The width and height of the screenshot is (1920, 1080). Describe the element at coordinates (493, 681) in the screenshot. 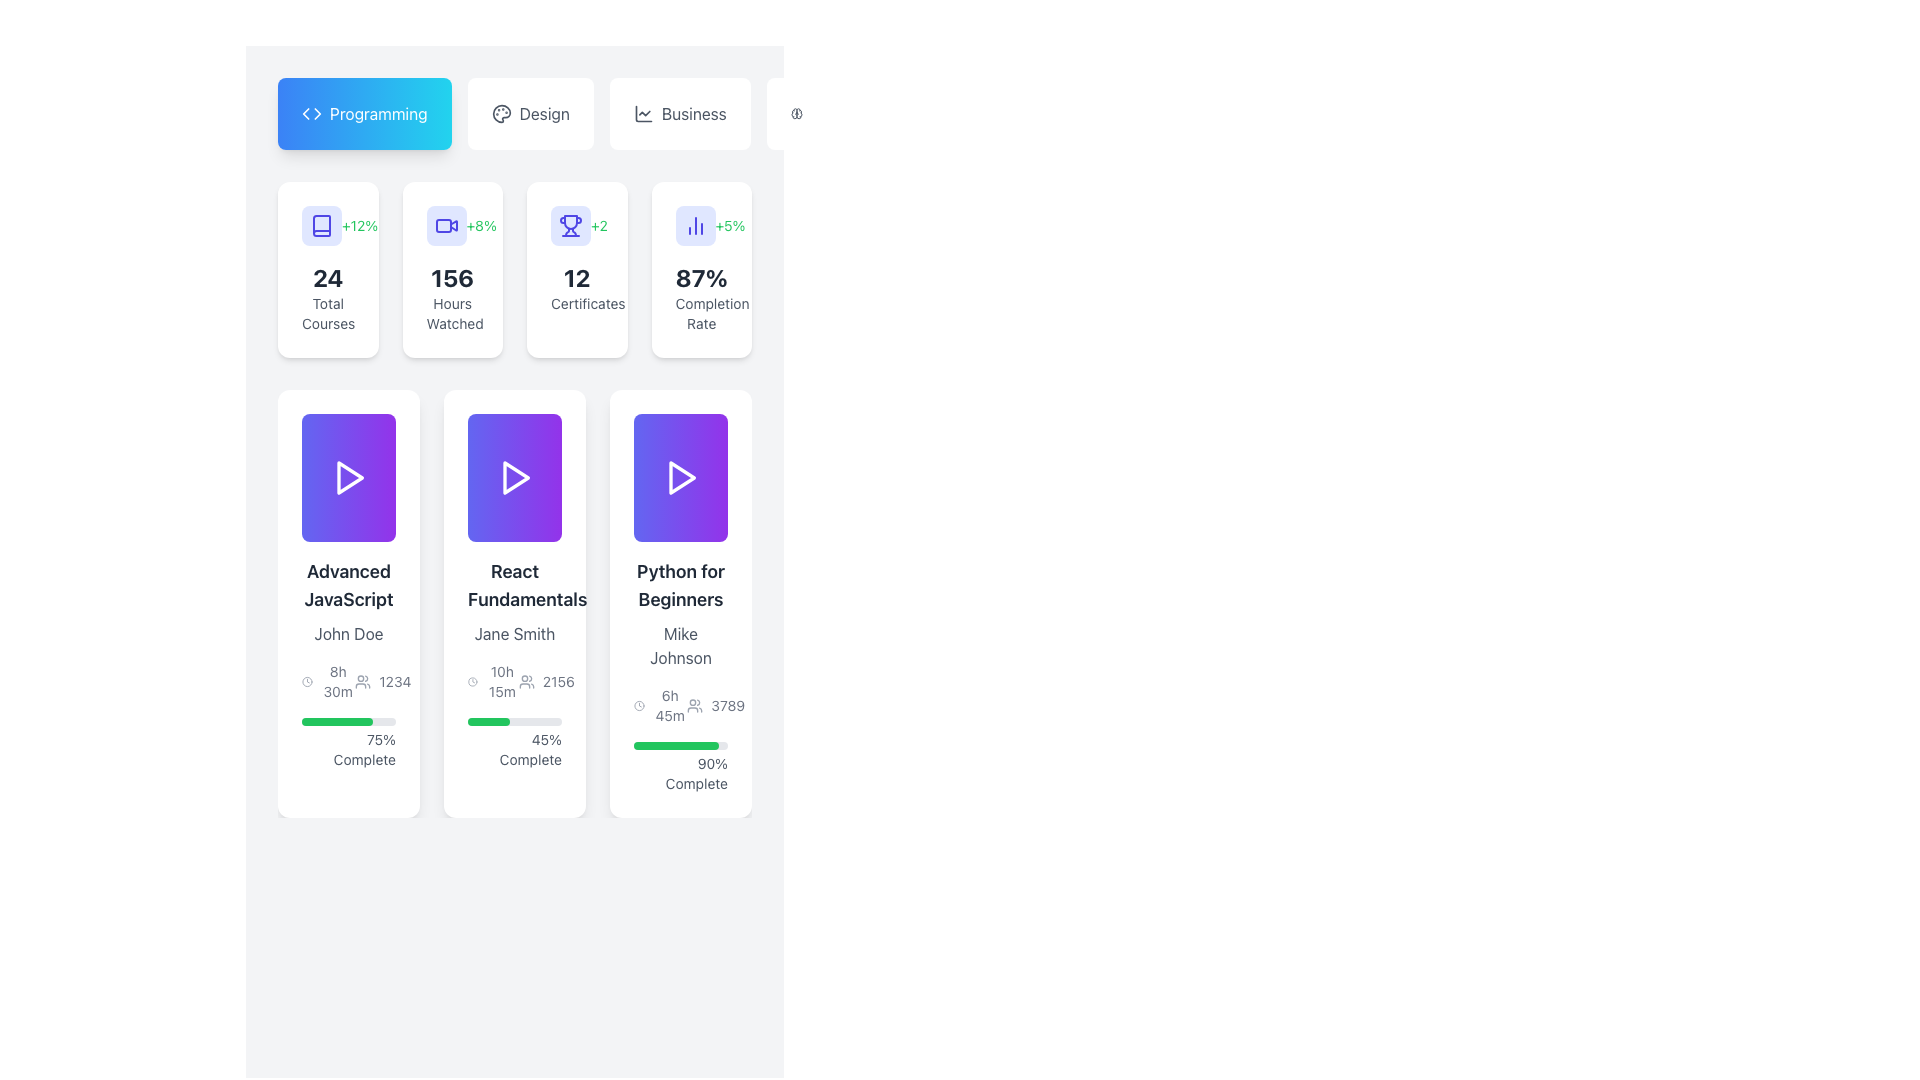

I see `displayed duration from the label with an icon and text located in the second card from the left, positioned above a green progress bar and to the left of the text '2156'` at that location.